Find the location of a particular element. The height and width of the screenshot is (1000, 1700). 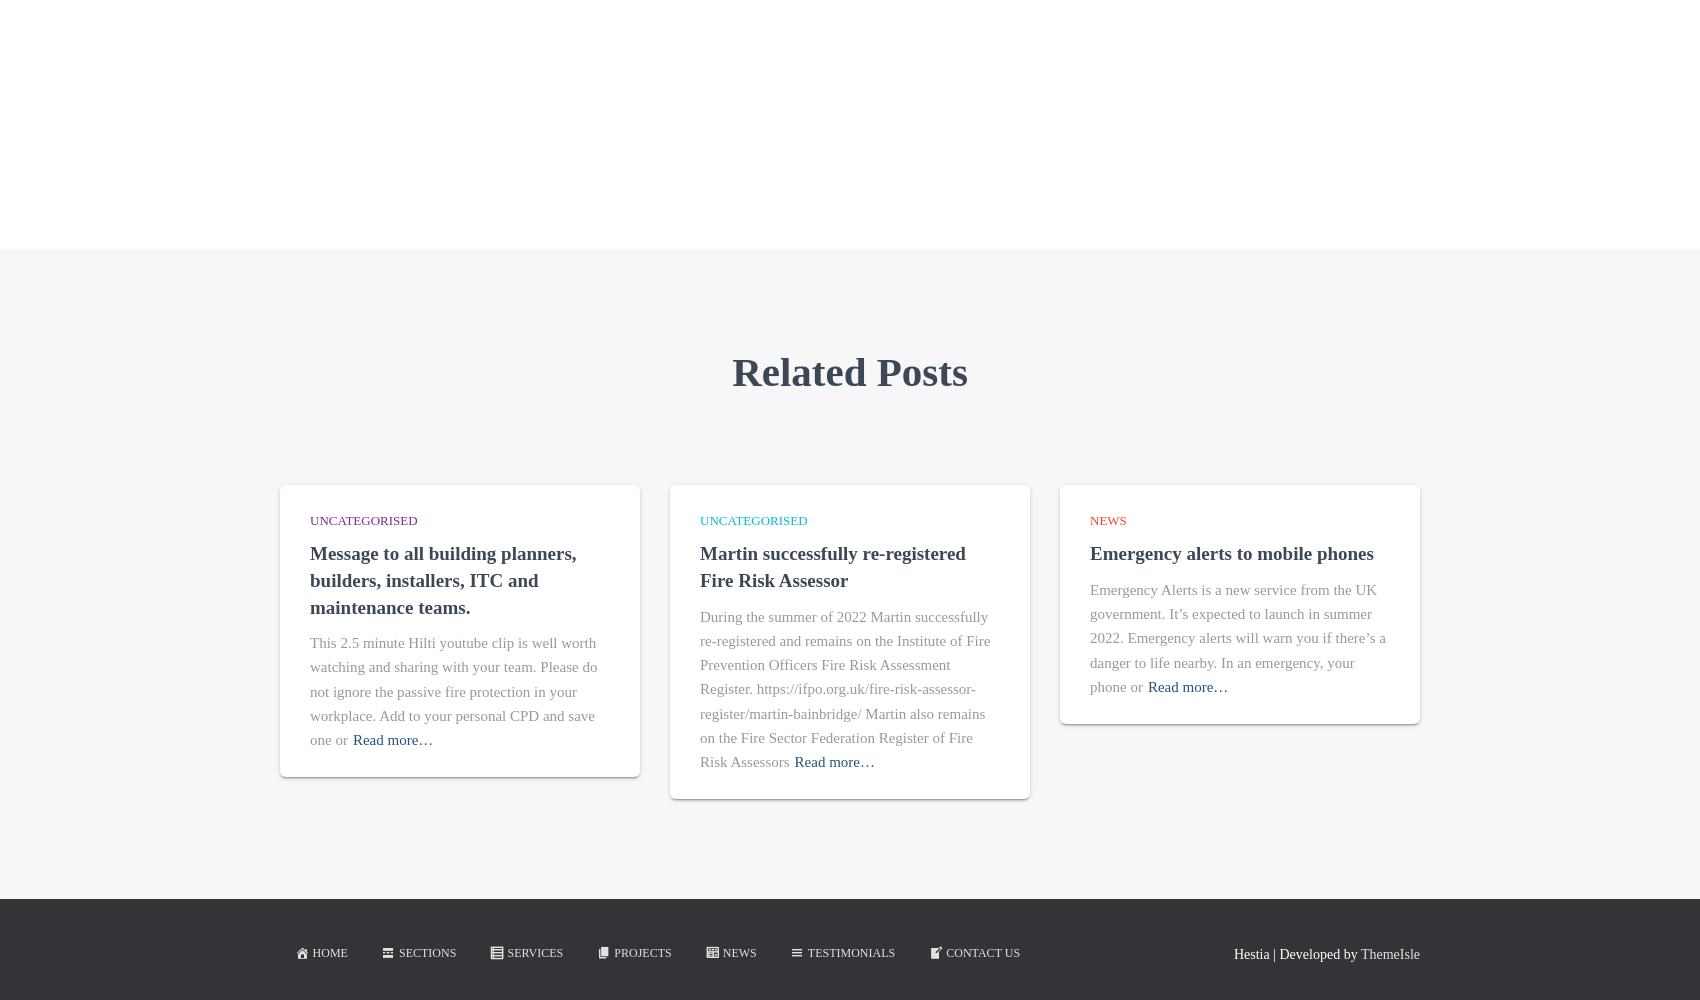

'Message to all building planners, builders, installers, ITC and maintenance teams.' is located at coordinates (443, 579).